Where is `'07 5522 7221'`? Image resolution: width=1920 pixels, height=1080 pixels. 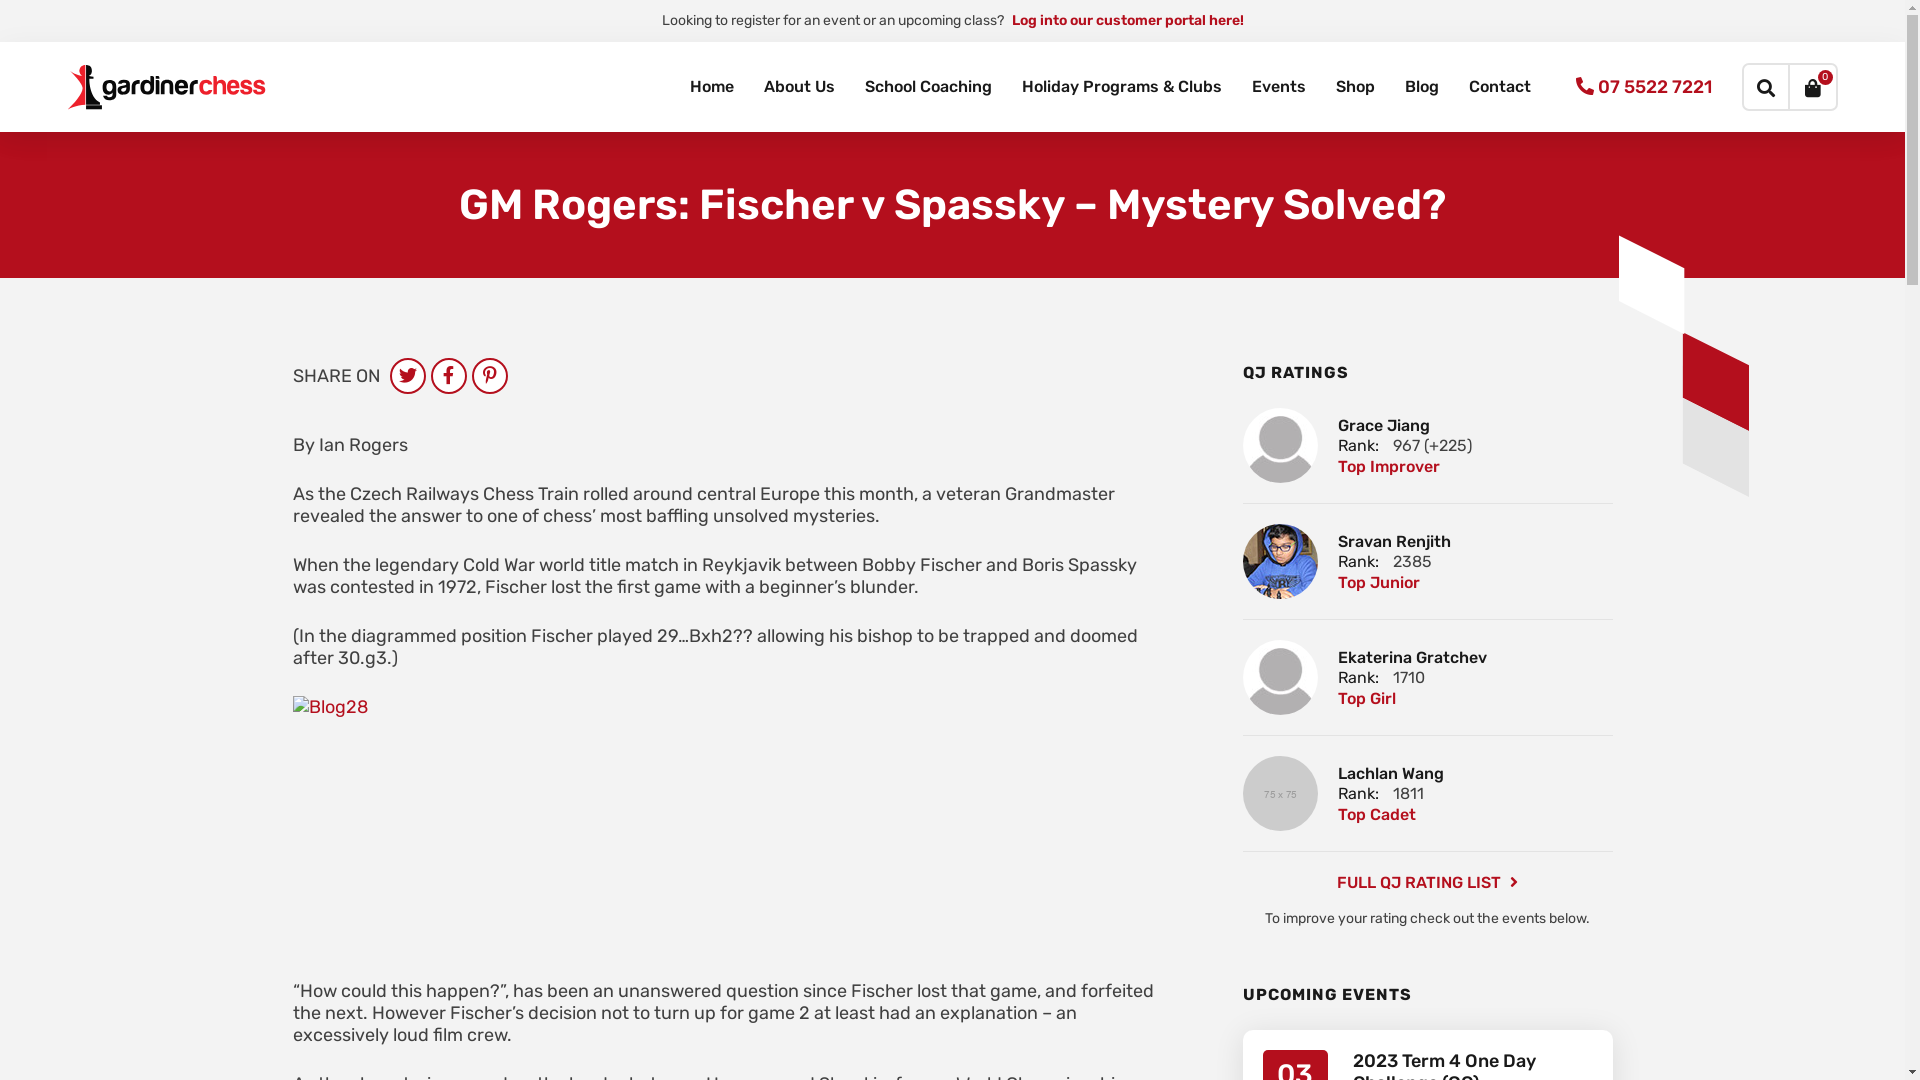 '07 5522 7221' is located at coordinates (1574, 86).